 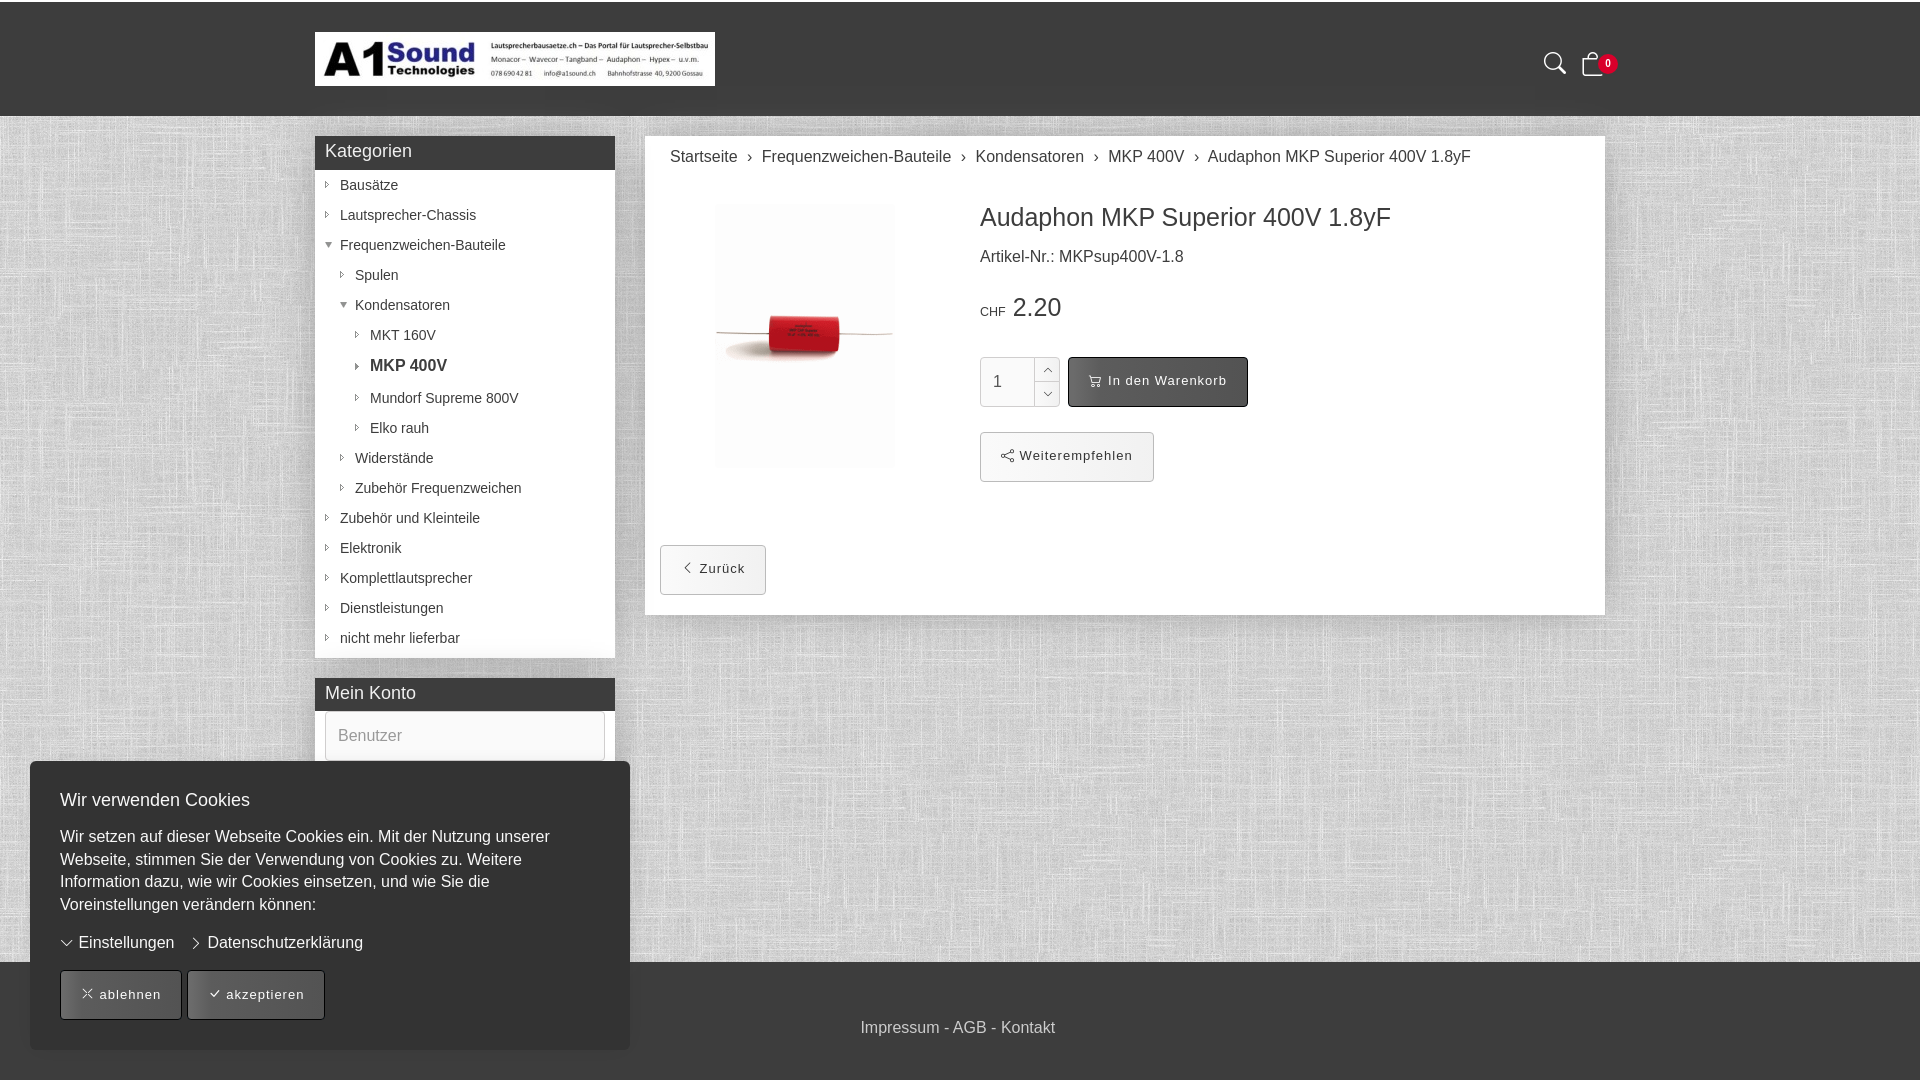 What do you see at coordinates (969, 1027) in the screenshot?
I see `'AGB'` at bounding box center [969, 1027].